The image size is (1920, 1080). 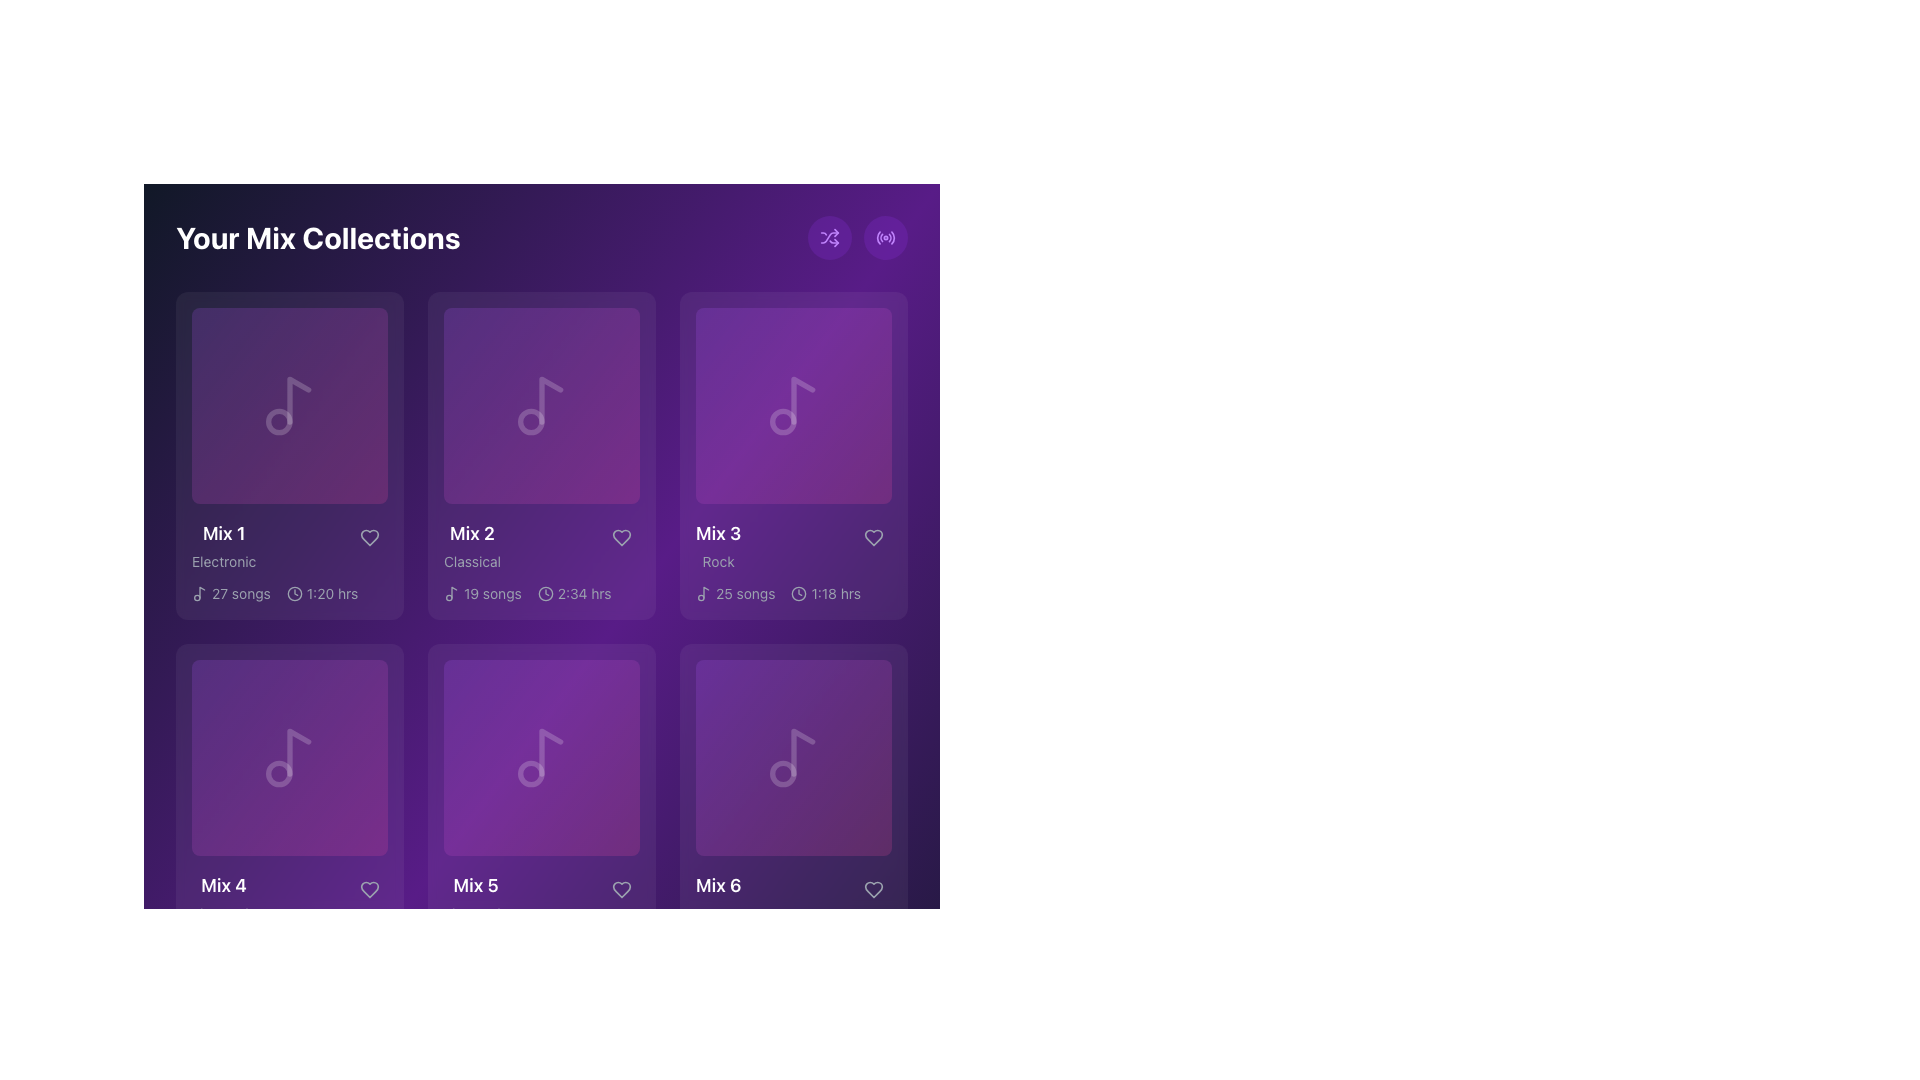 I want to click on the title text label of the music playlist card located in the top-left corner of the grid layout, so click(x=224, y=532).